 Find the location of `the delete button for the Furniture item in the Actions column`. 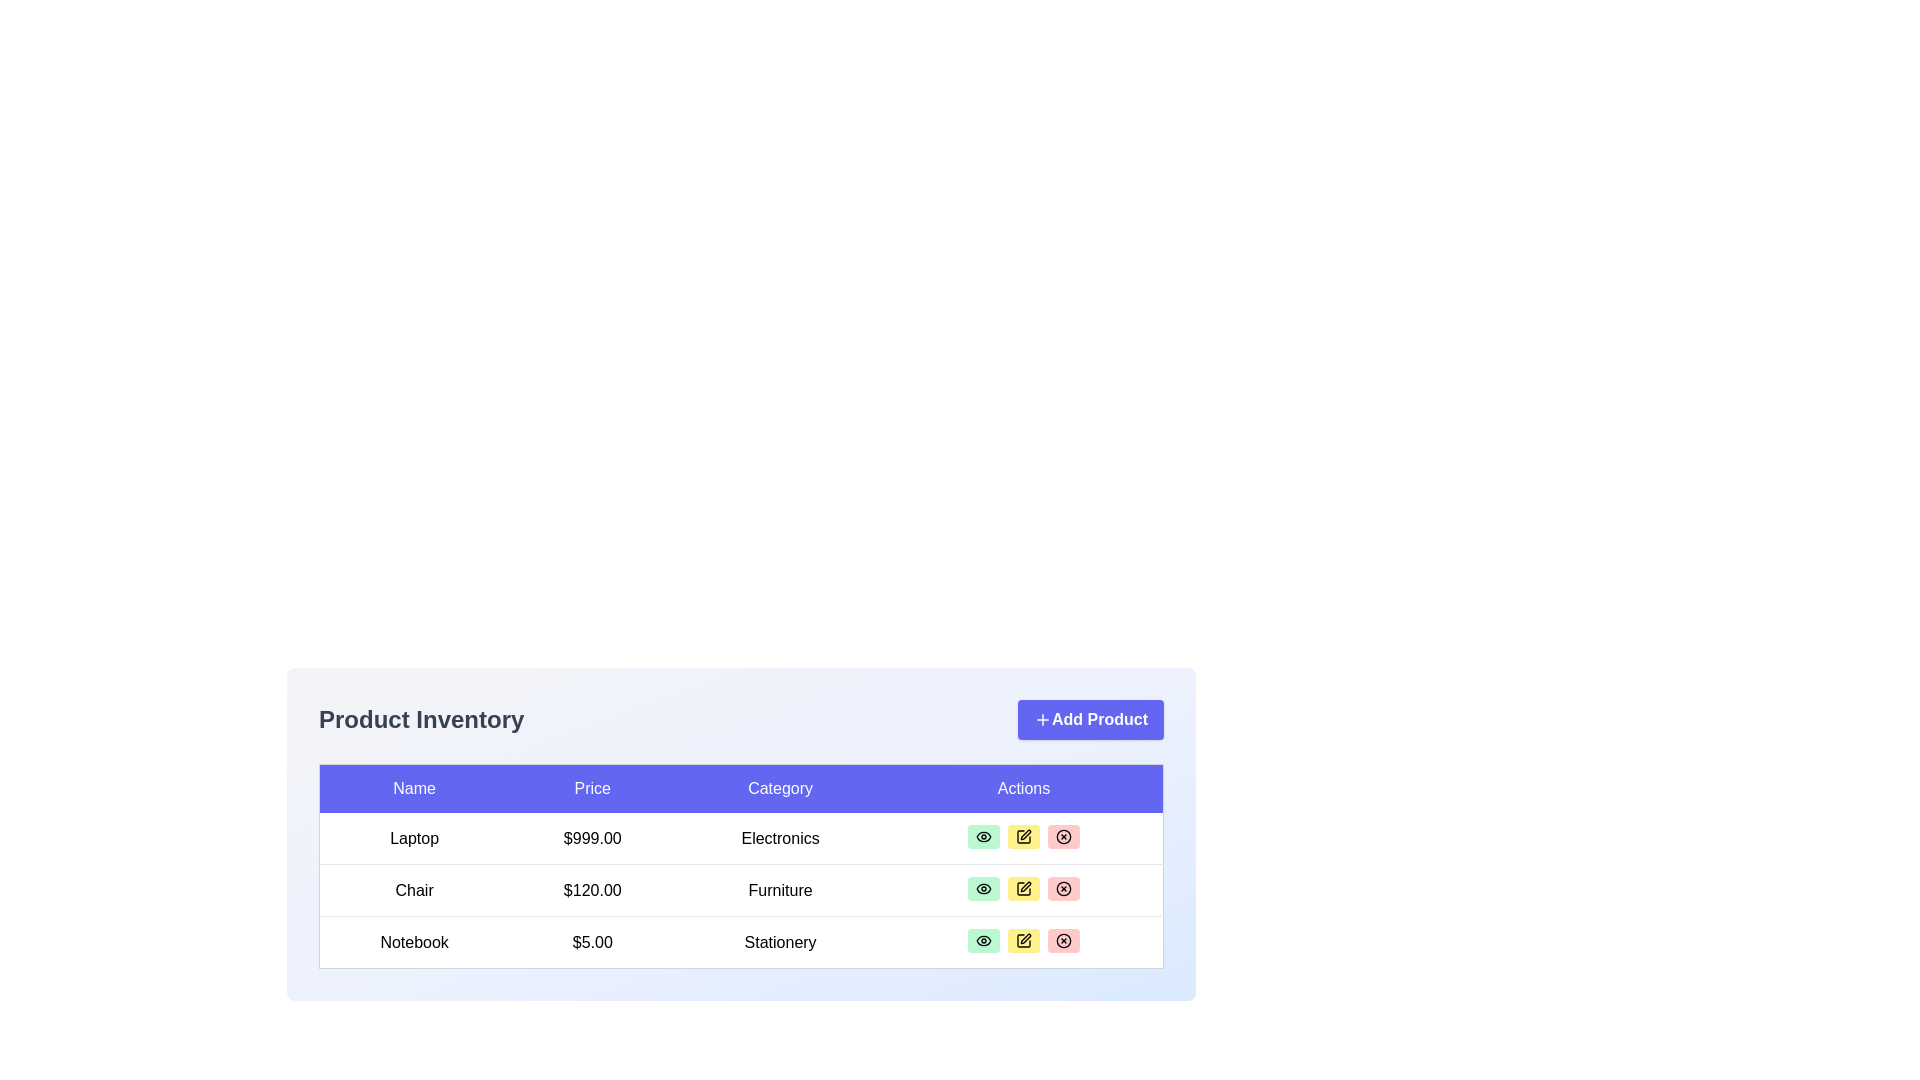

the delete button for the Furniture item in the Actions column is located at coordinates (1062, 887).